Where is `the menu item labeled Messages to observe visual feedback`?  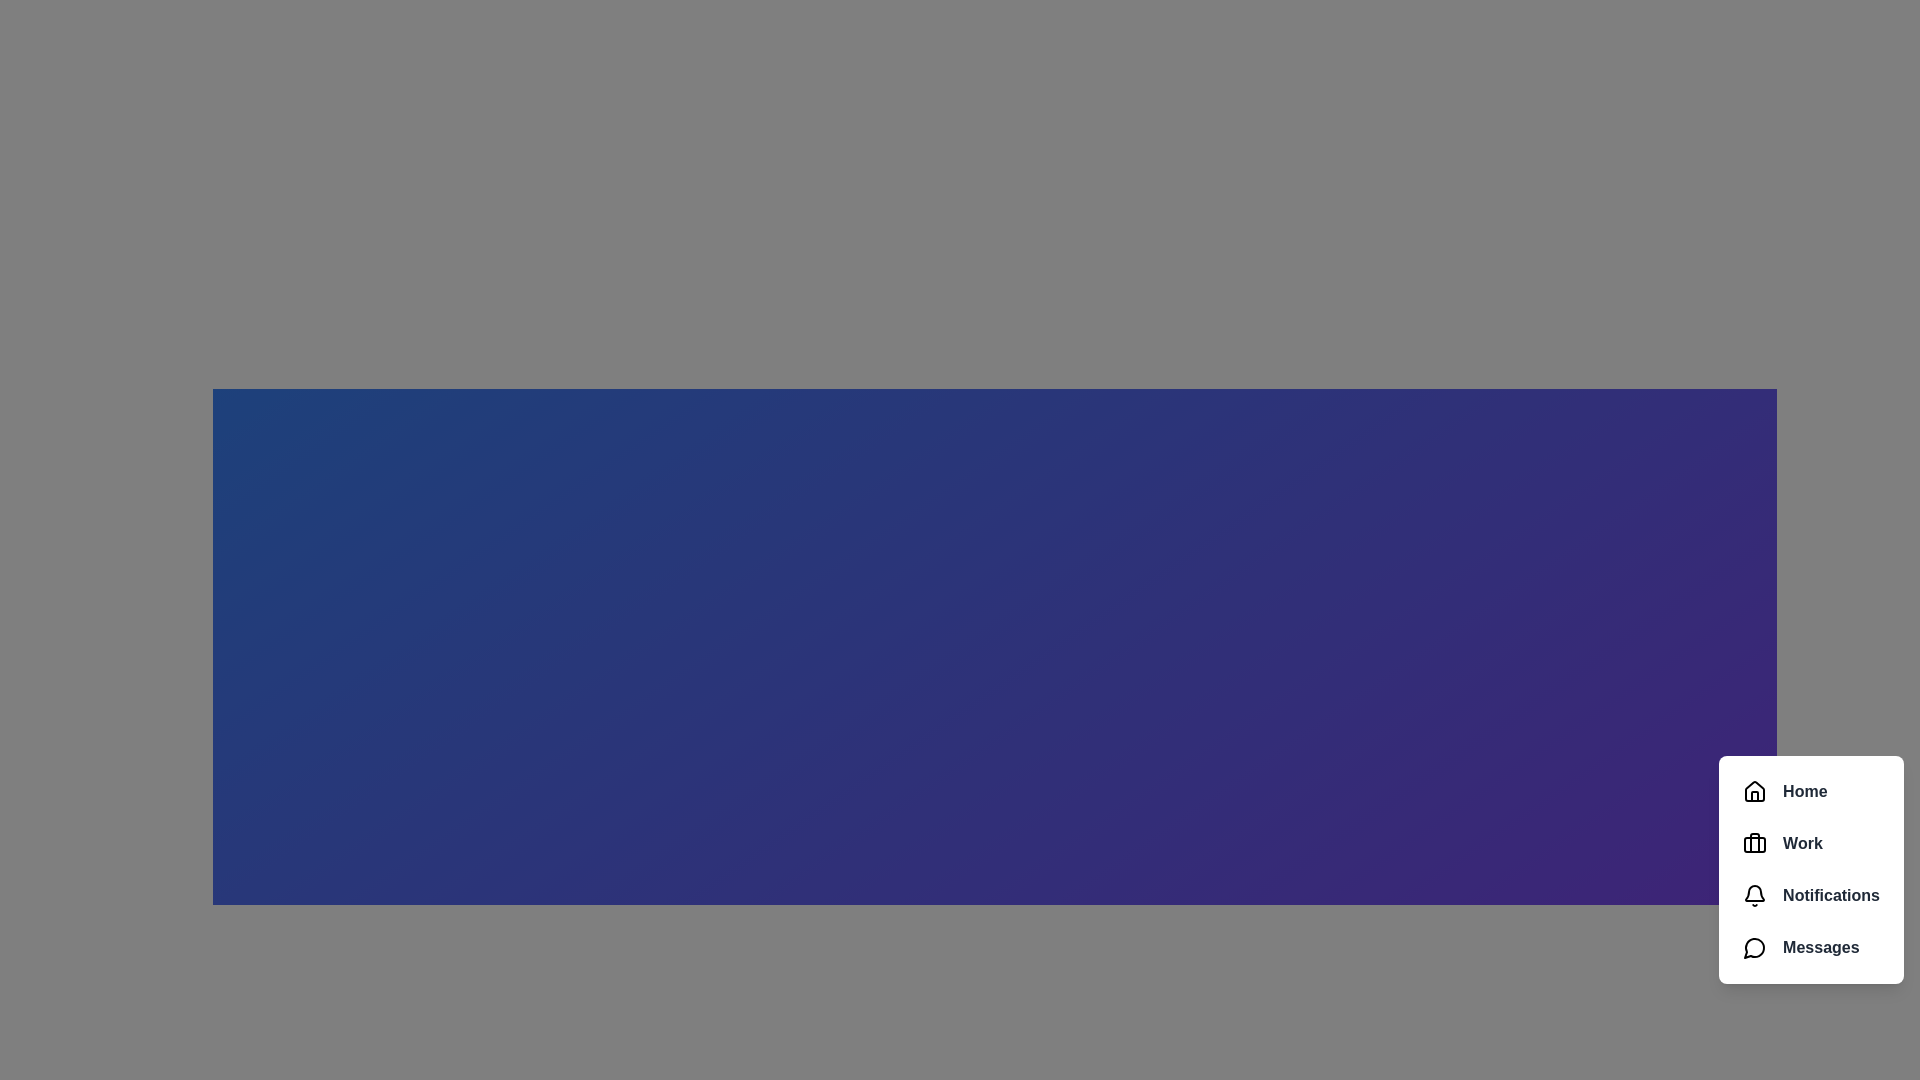 the menu item labeled Messages to observe visual feedback is located at coordinates (1811, 947).